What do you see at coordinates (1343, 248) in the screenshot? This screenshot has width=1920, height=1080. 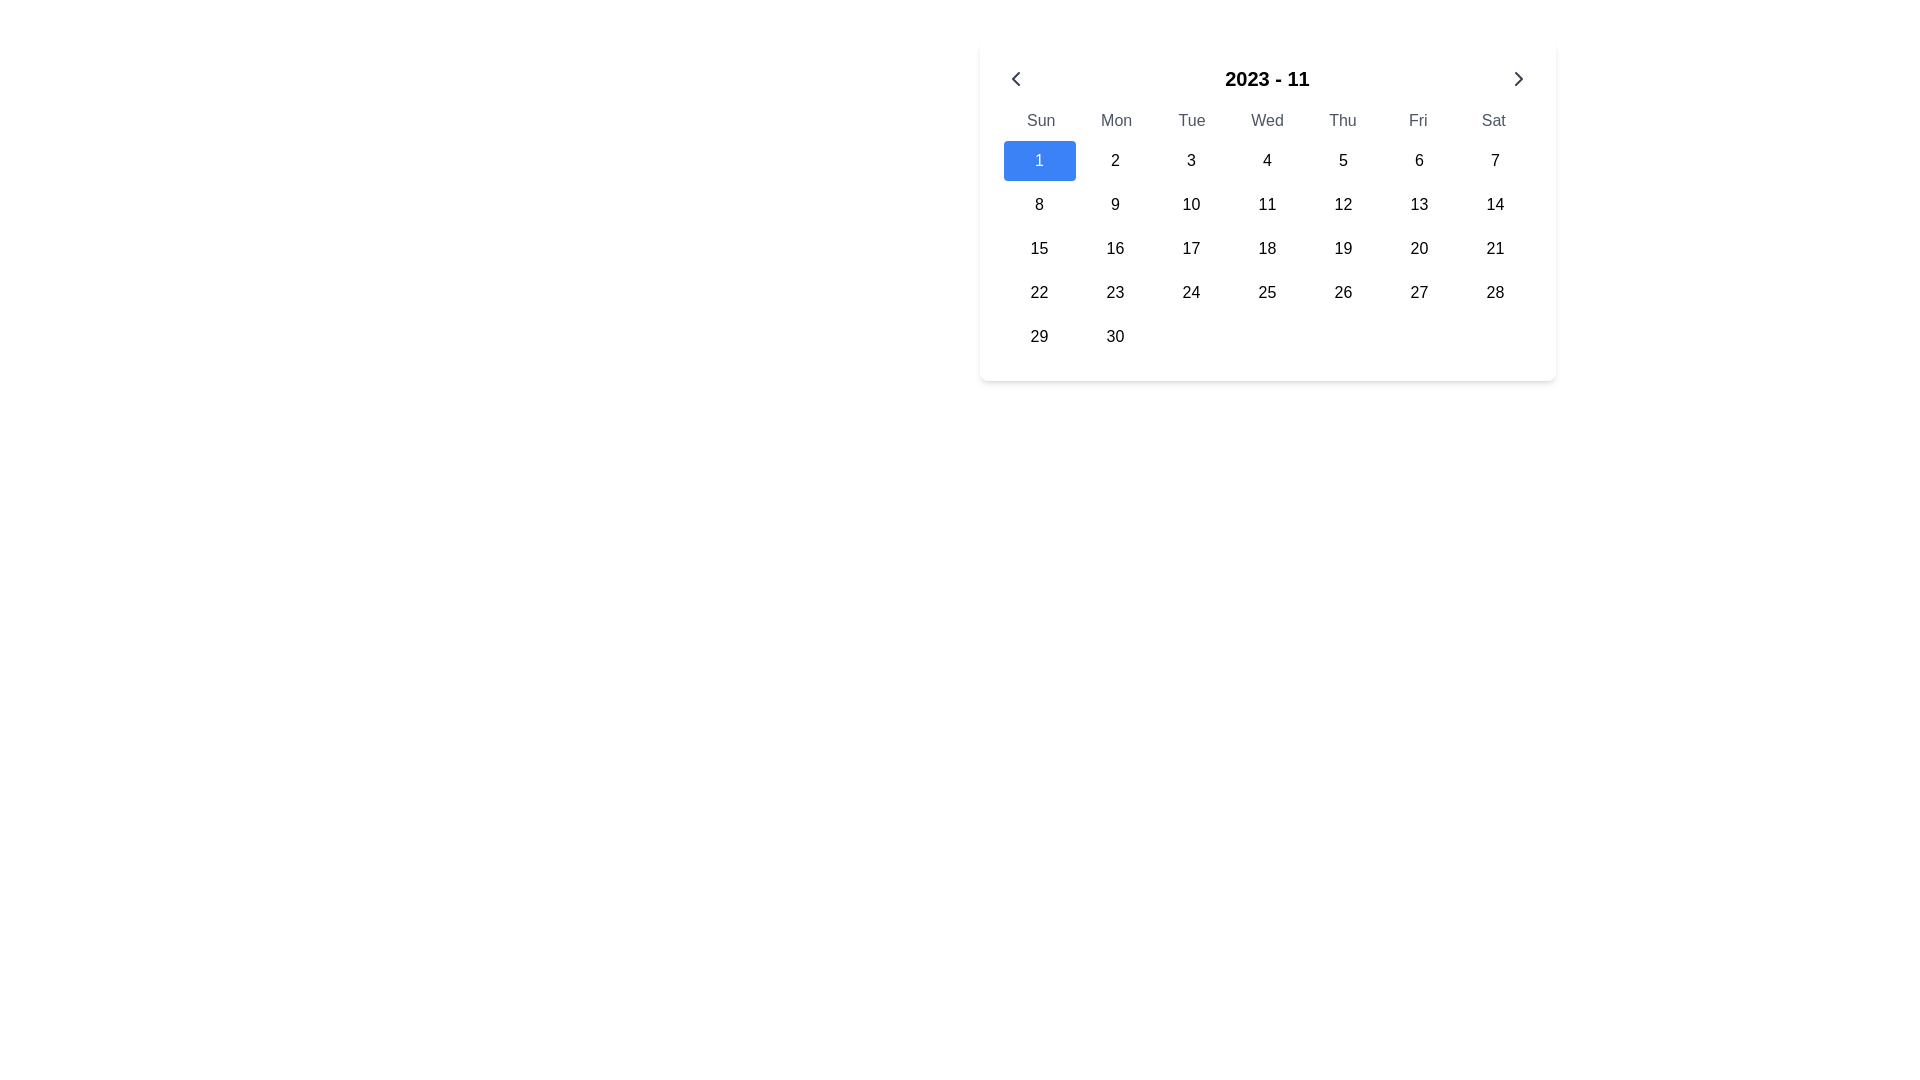 I see `the clickable calendar day cell representing the 19th day` at bounding box center [1343, 248].